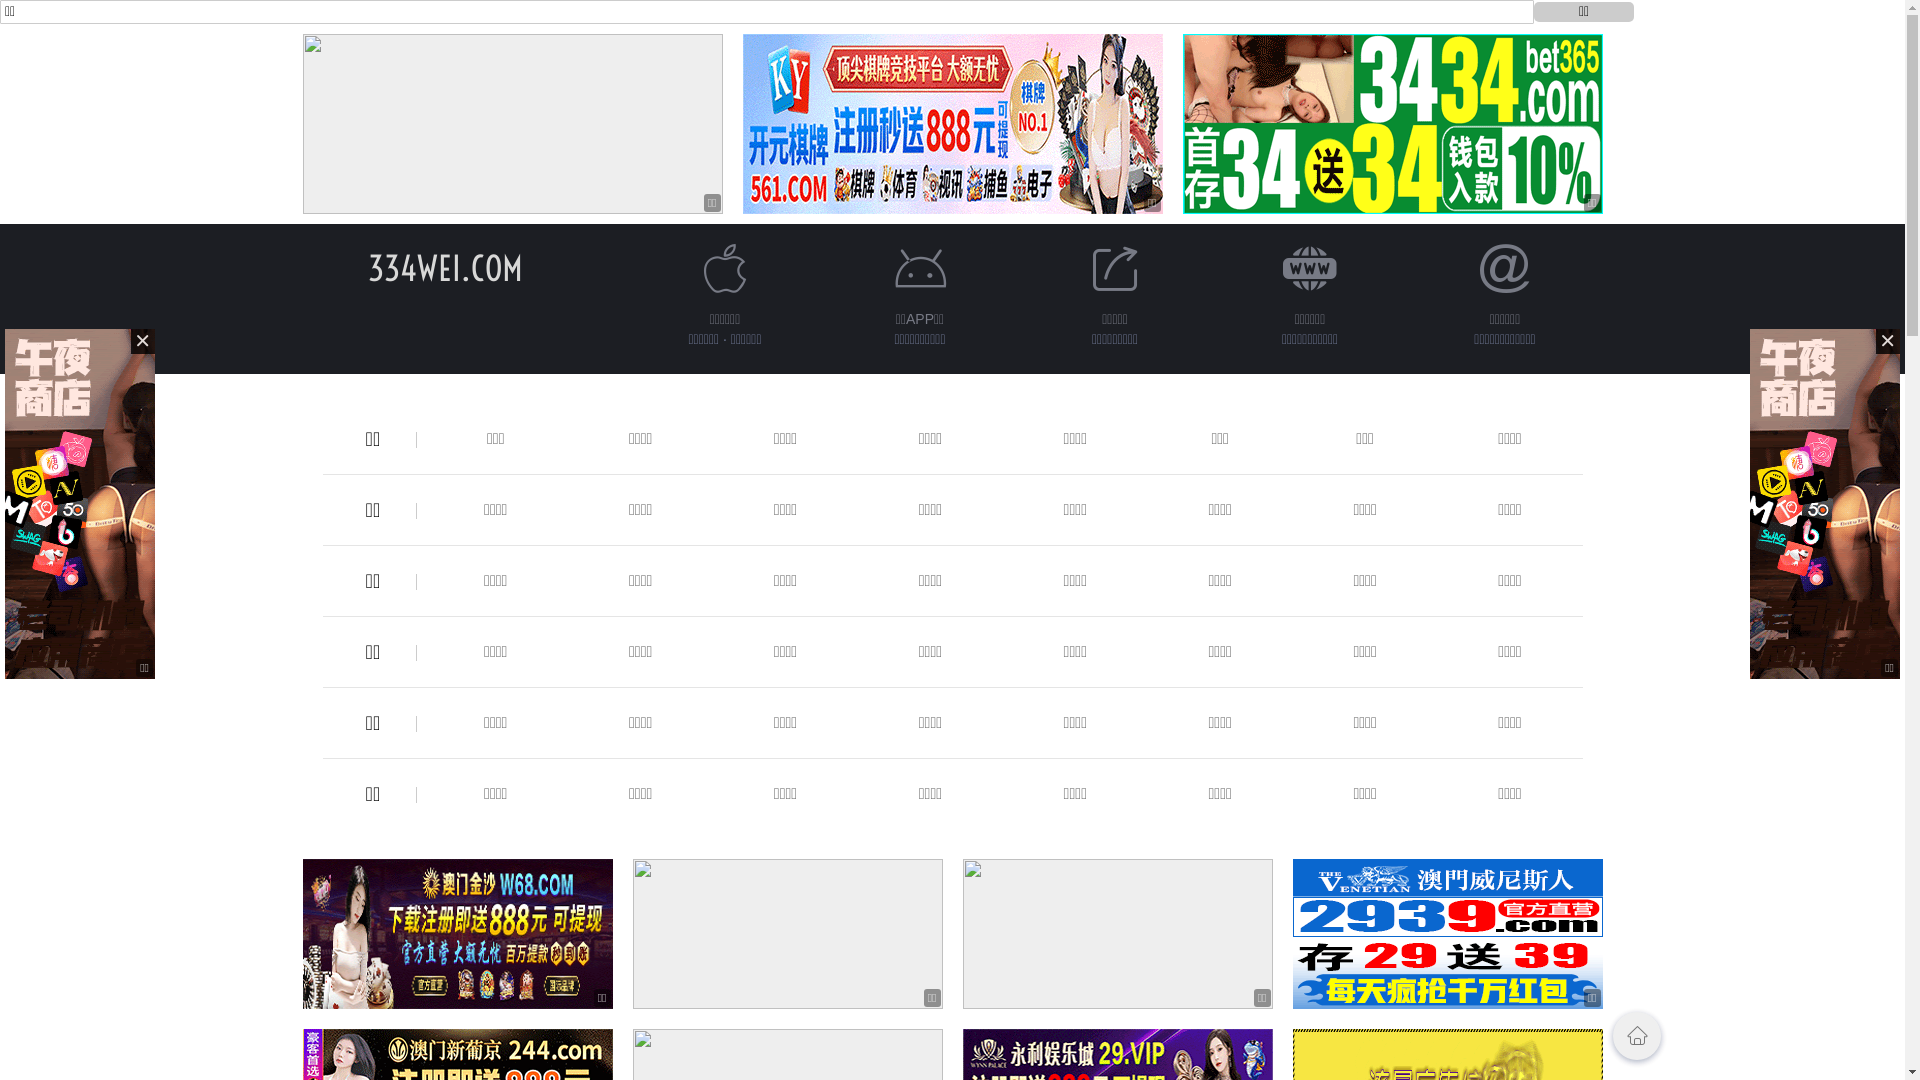 Image resolution: width=1920 pixels, height=1080 pixels. I want to click on '334WEI.COM', so click(444, 267).